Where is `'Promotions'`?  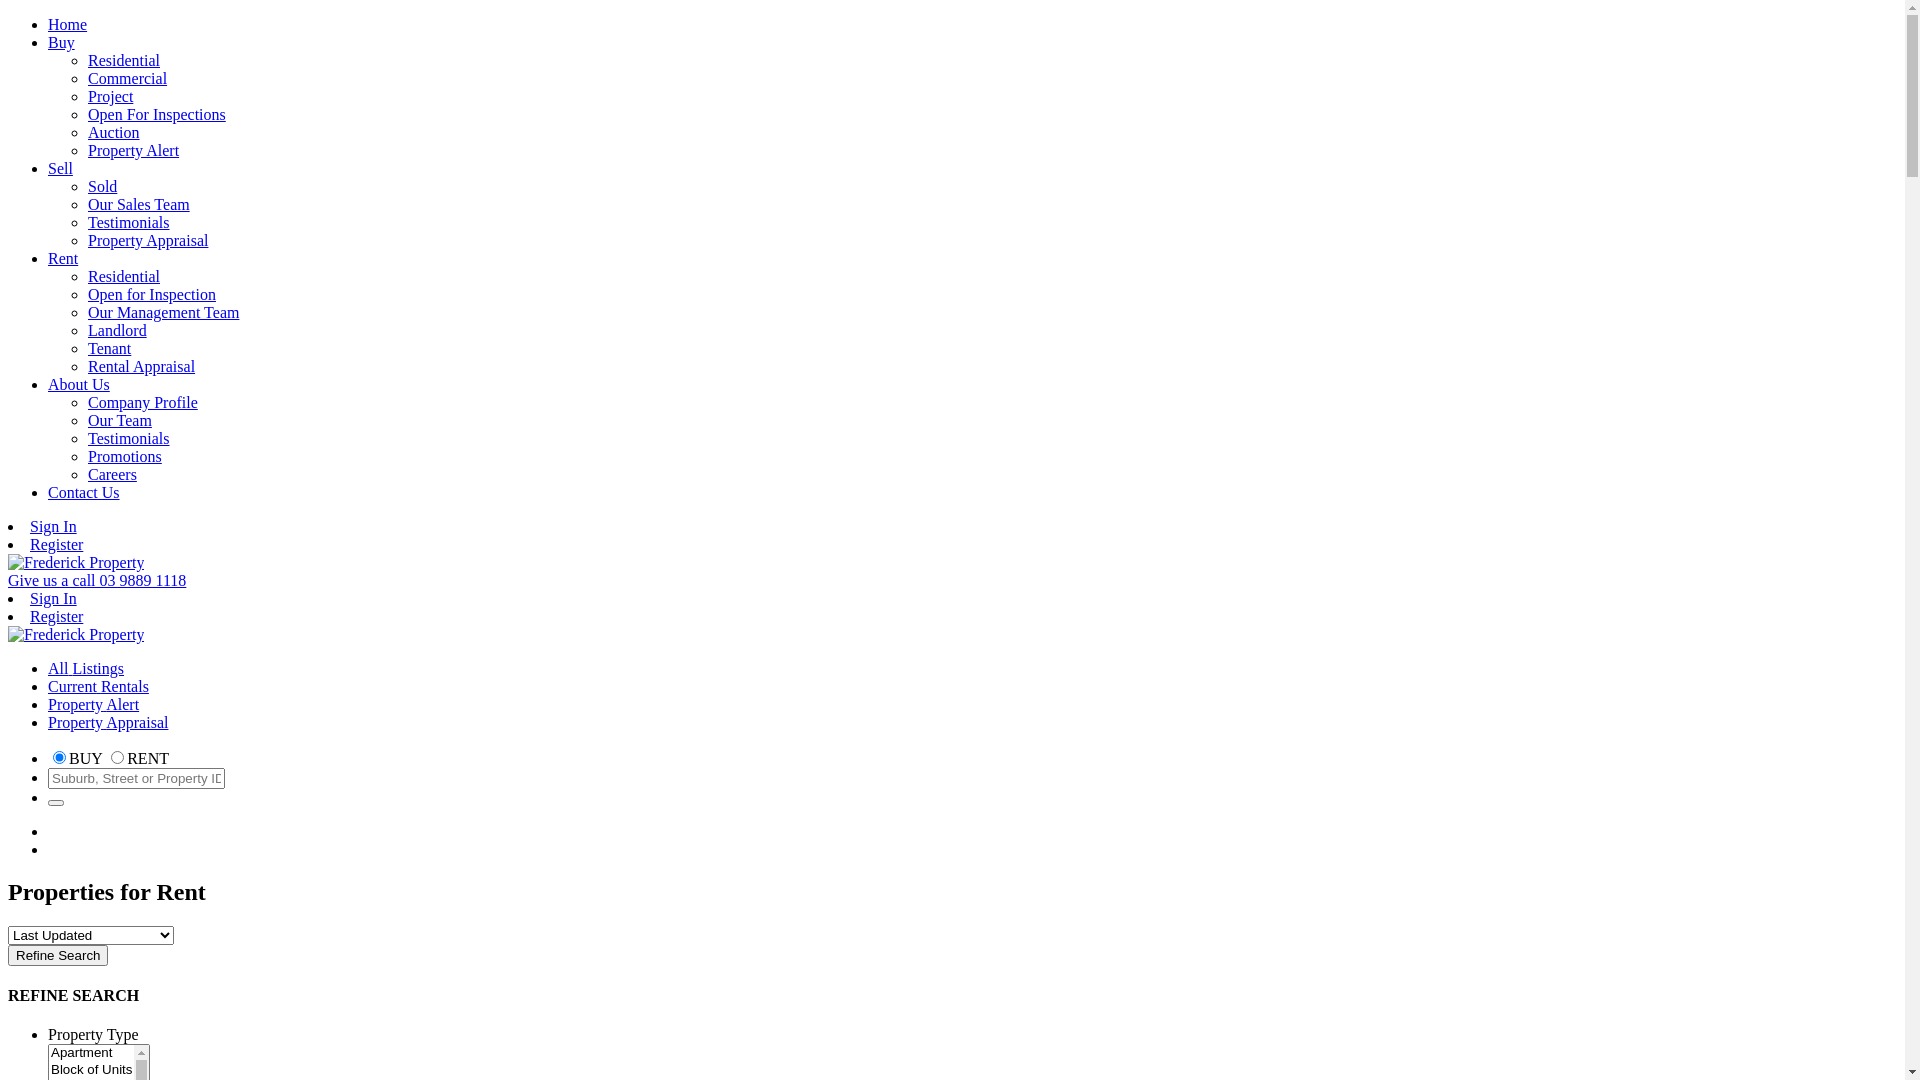
'Promotions' is located at coordinates (86, 456).